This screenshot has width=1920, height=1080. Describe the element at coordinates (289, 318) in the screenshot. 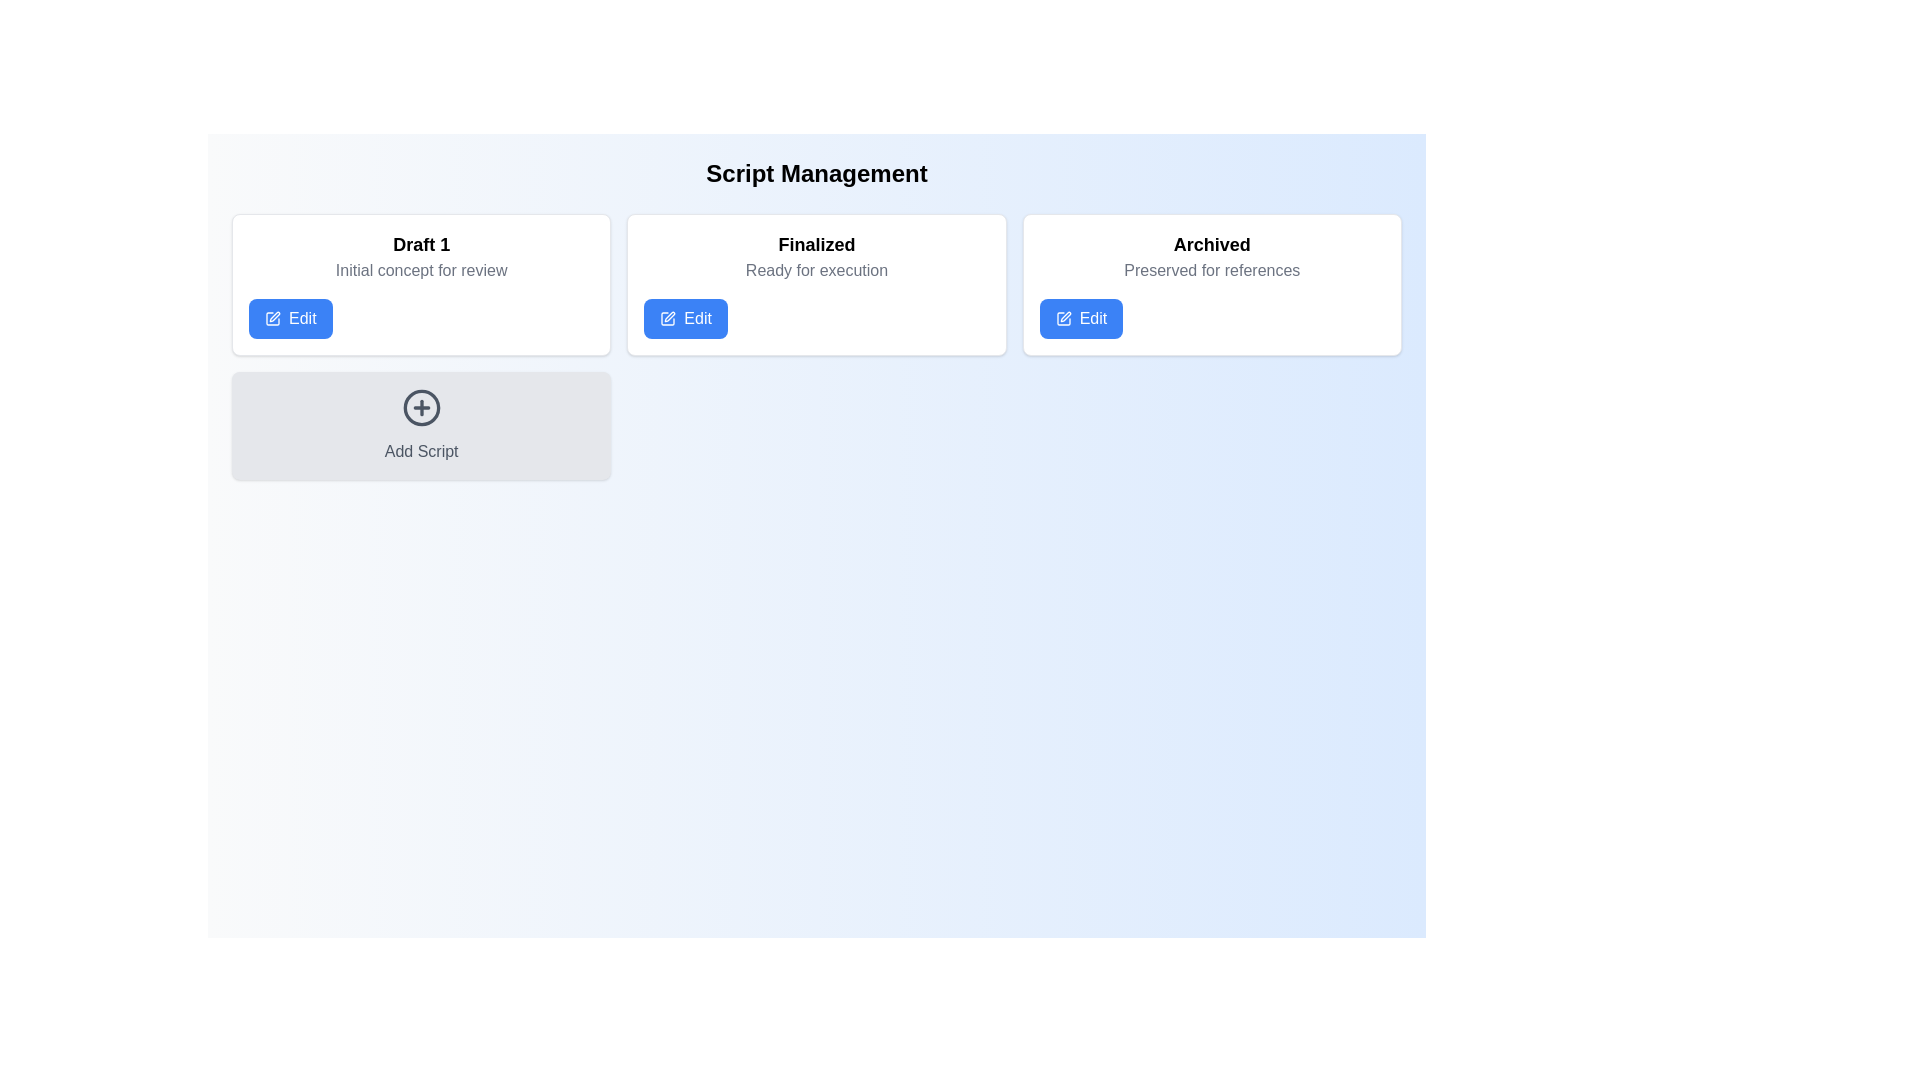

I see `the horizontally oriented blue button with a white pen icon and the text 'Edit' on the right, located at the bottom-left corner of the 'Draft 1' card` at that location.